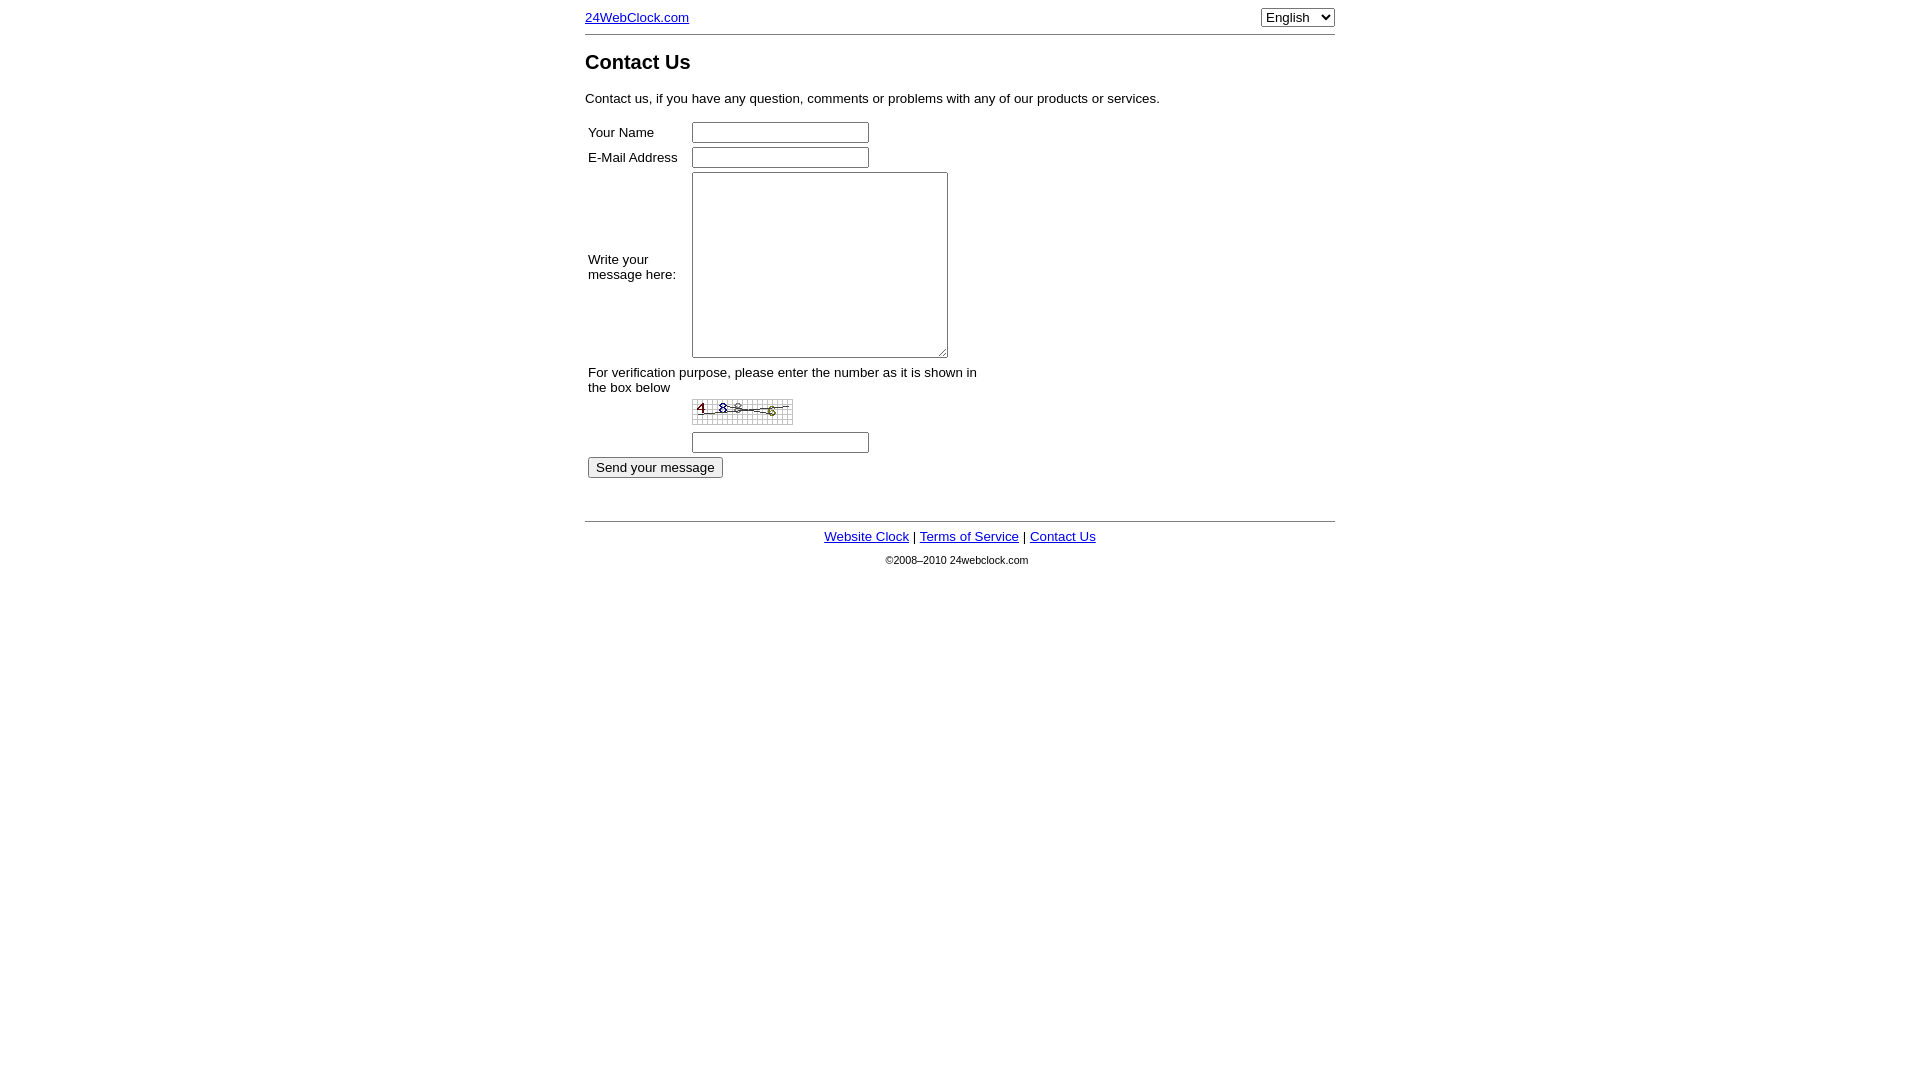 This screenshot has height=1080, width=1920. I want to click on 'Contact Us', so click(1061, 535).